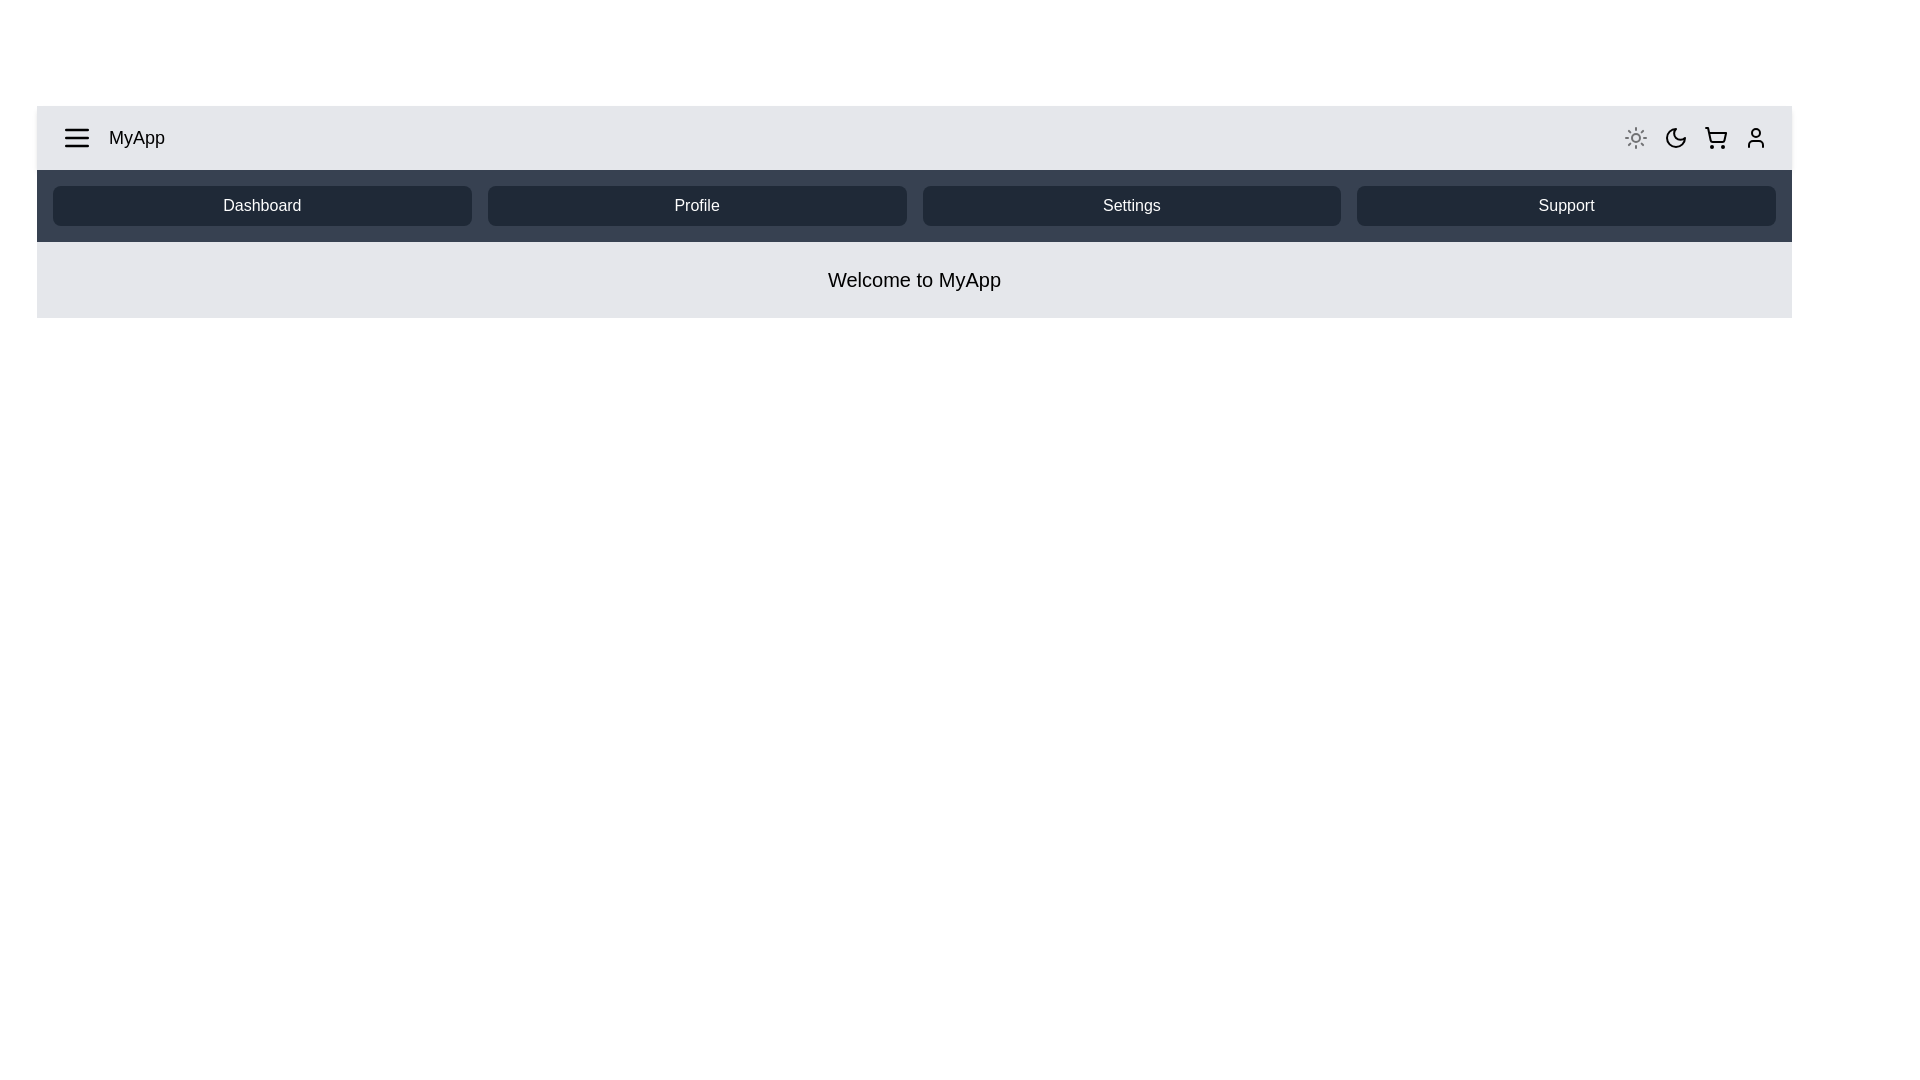  What do you see at coordinates (1755, 137) in the screenshot?
I see `the user icon located at the top-right corner of the app bar` at bounding box center [1755, 137].